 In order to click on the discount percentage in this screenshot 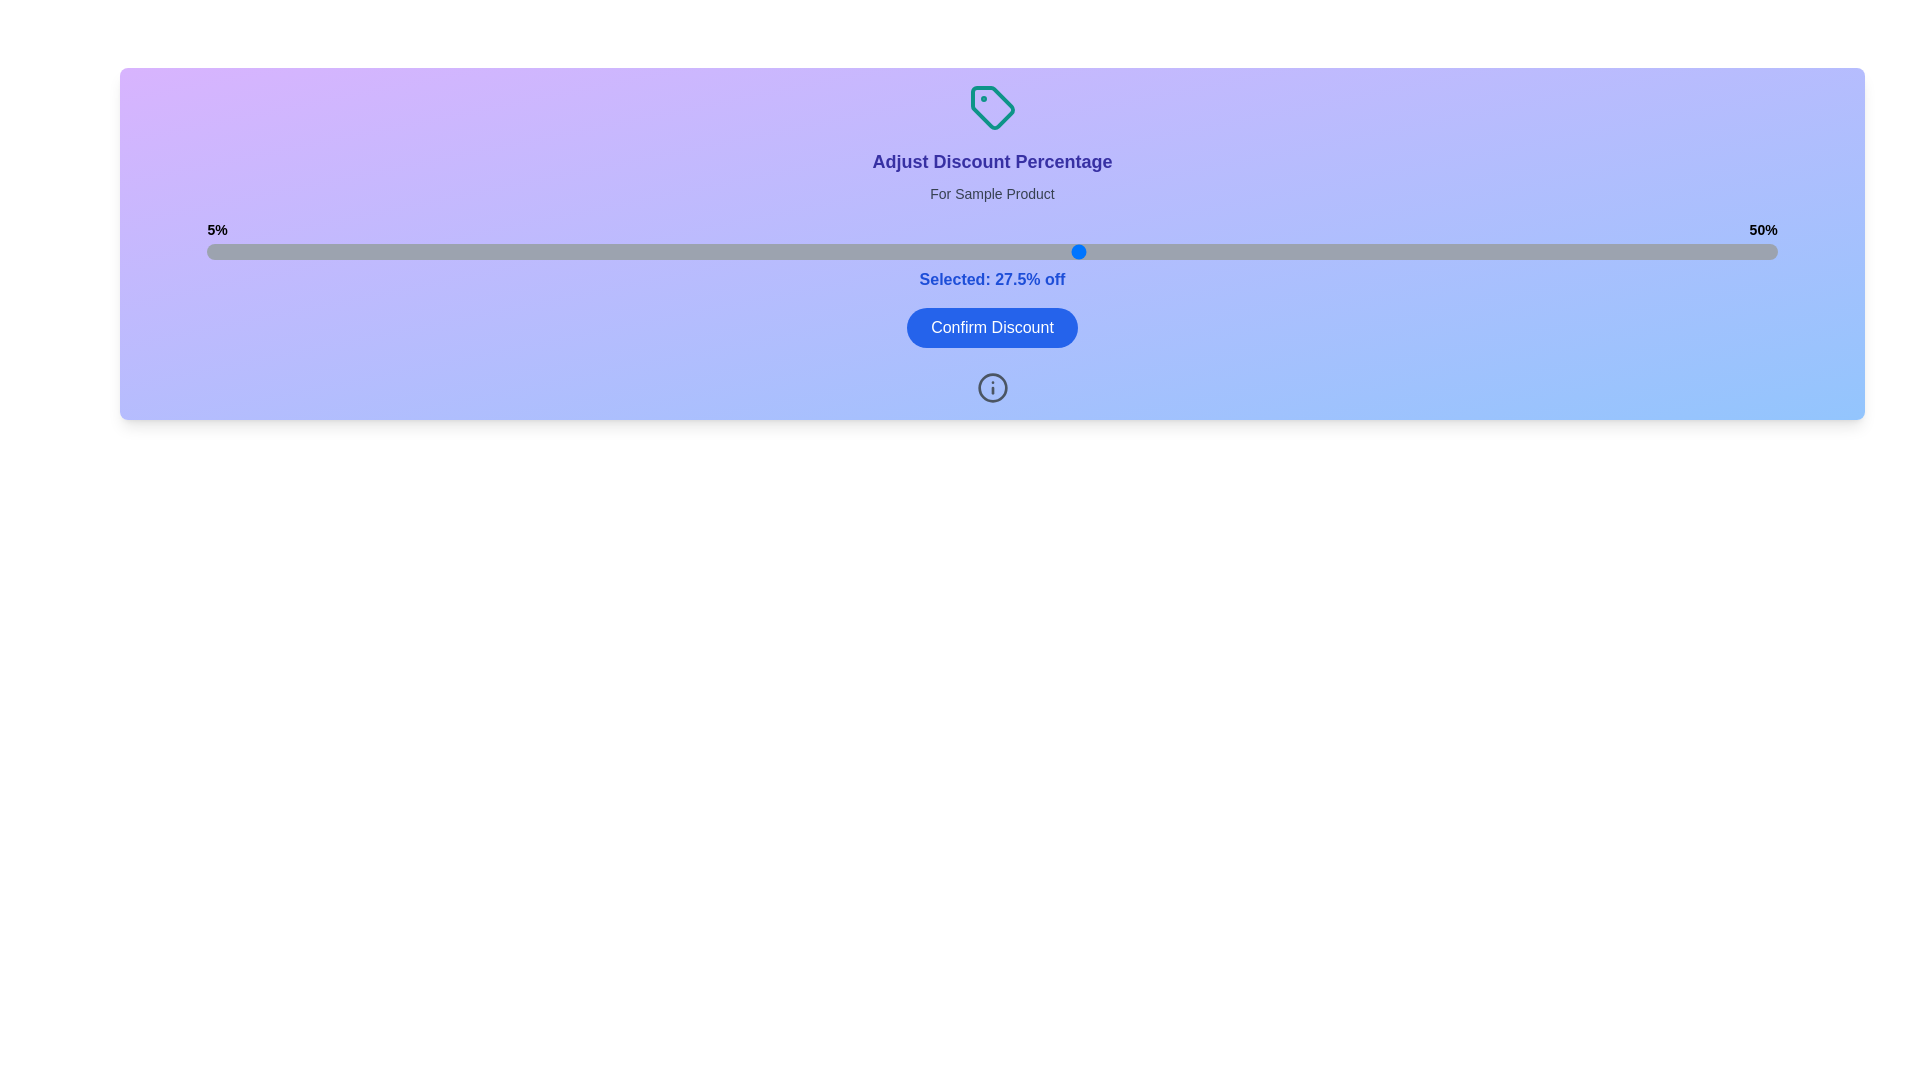, I will do `click(1567, 250)`.